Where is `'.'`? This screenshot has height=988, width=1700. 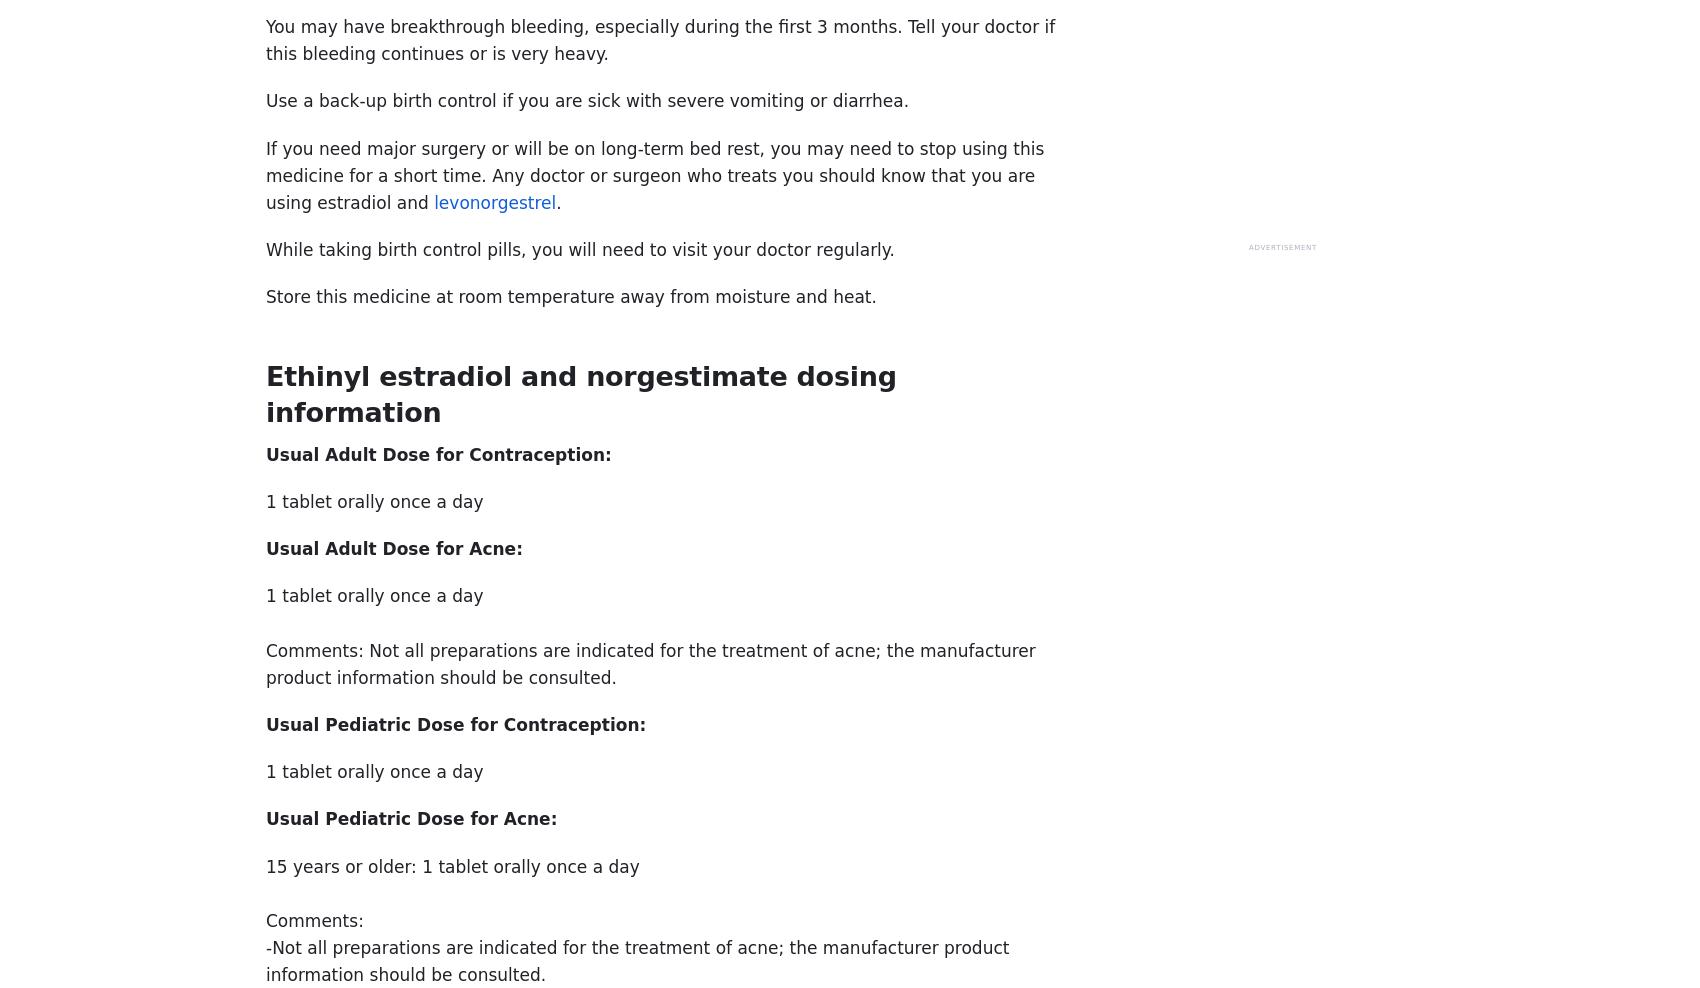
'.' is located at coordinates (555, 202).